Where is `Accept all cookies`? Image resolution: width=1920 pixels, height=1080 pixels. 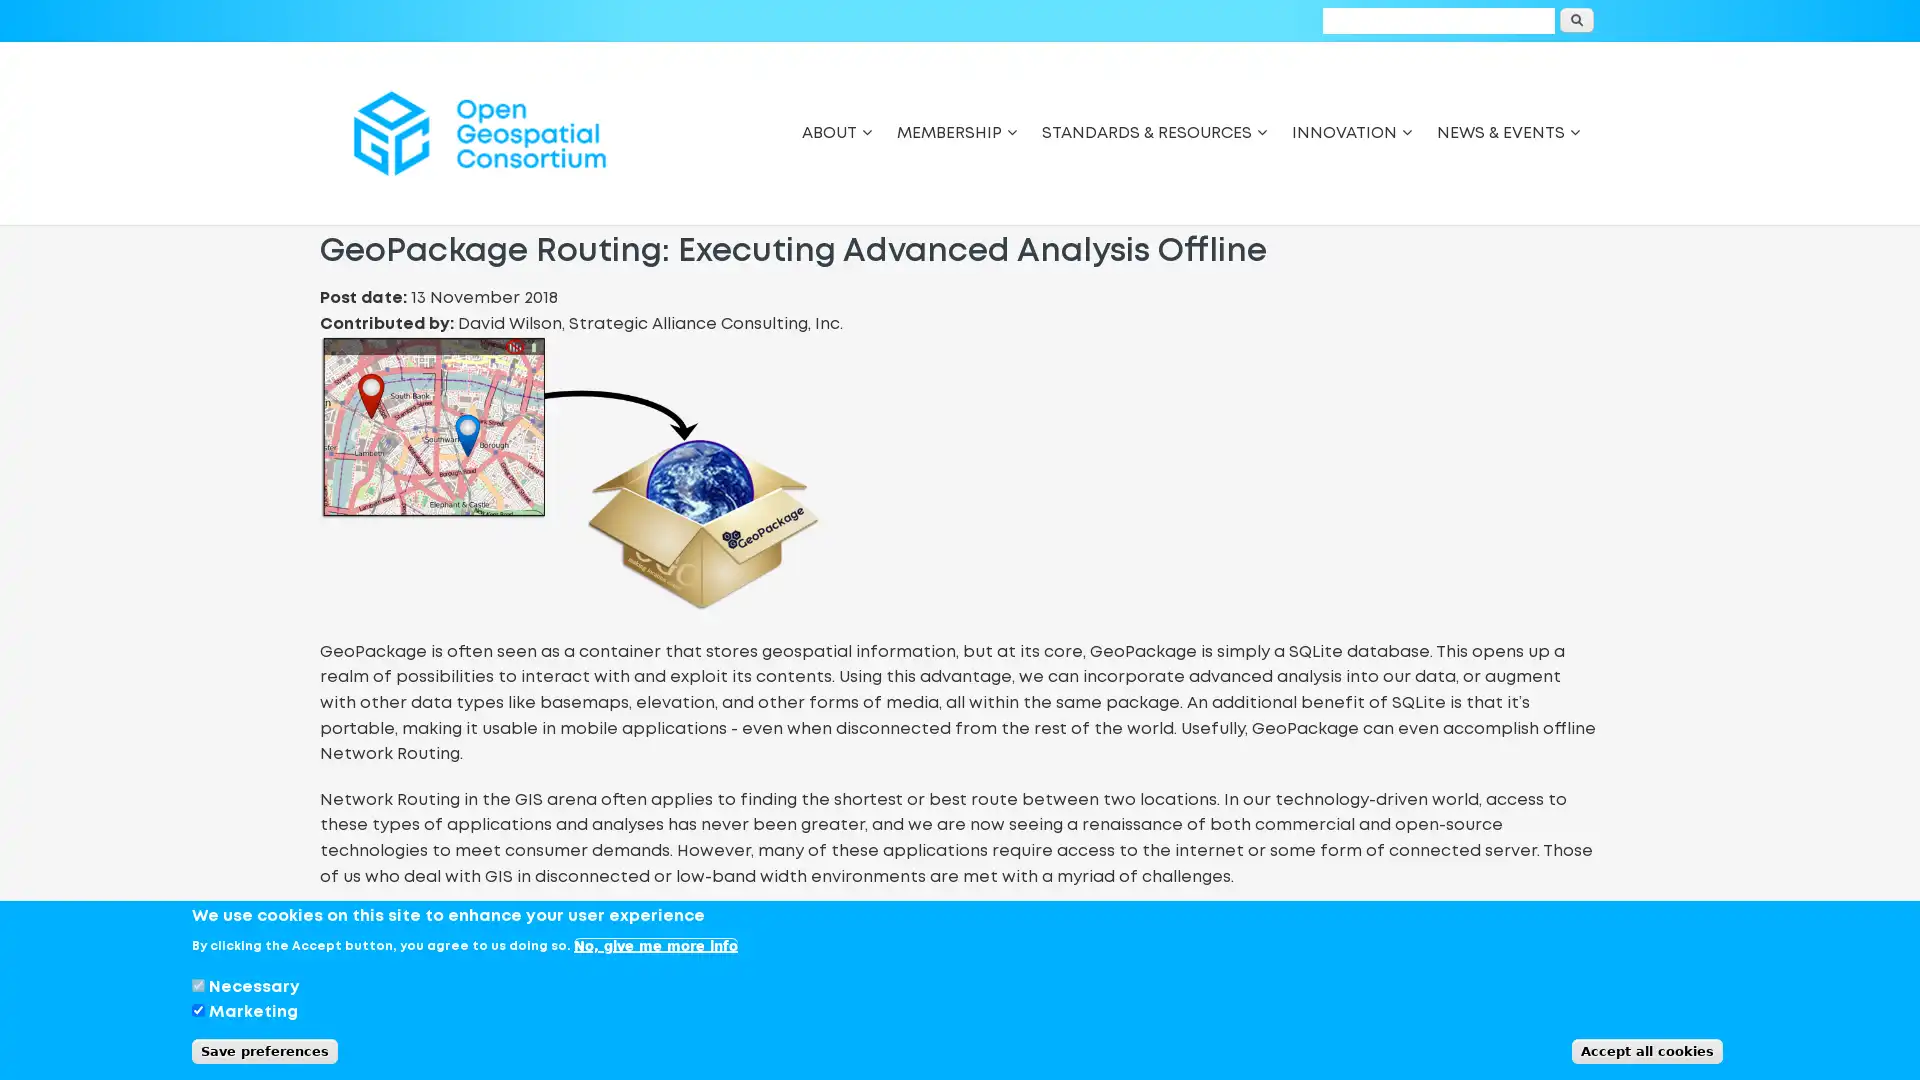
Accept all cookies is located at coordinates (1647, 1050).